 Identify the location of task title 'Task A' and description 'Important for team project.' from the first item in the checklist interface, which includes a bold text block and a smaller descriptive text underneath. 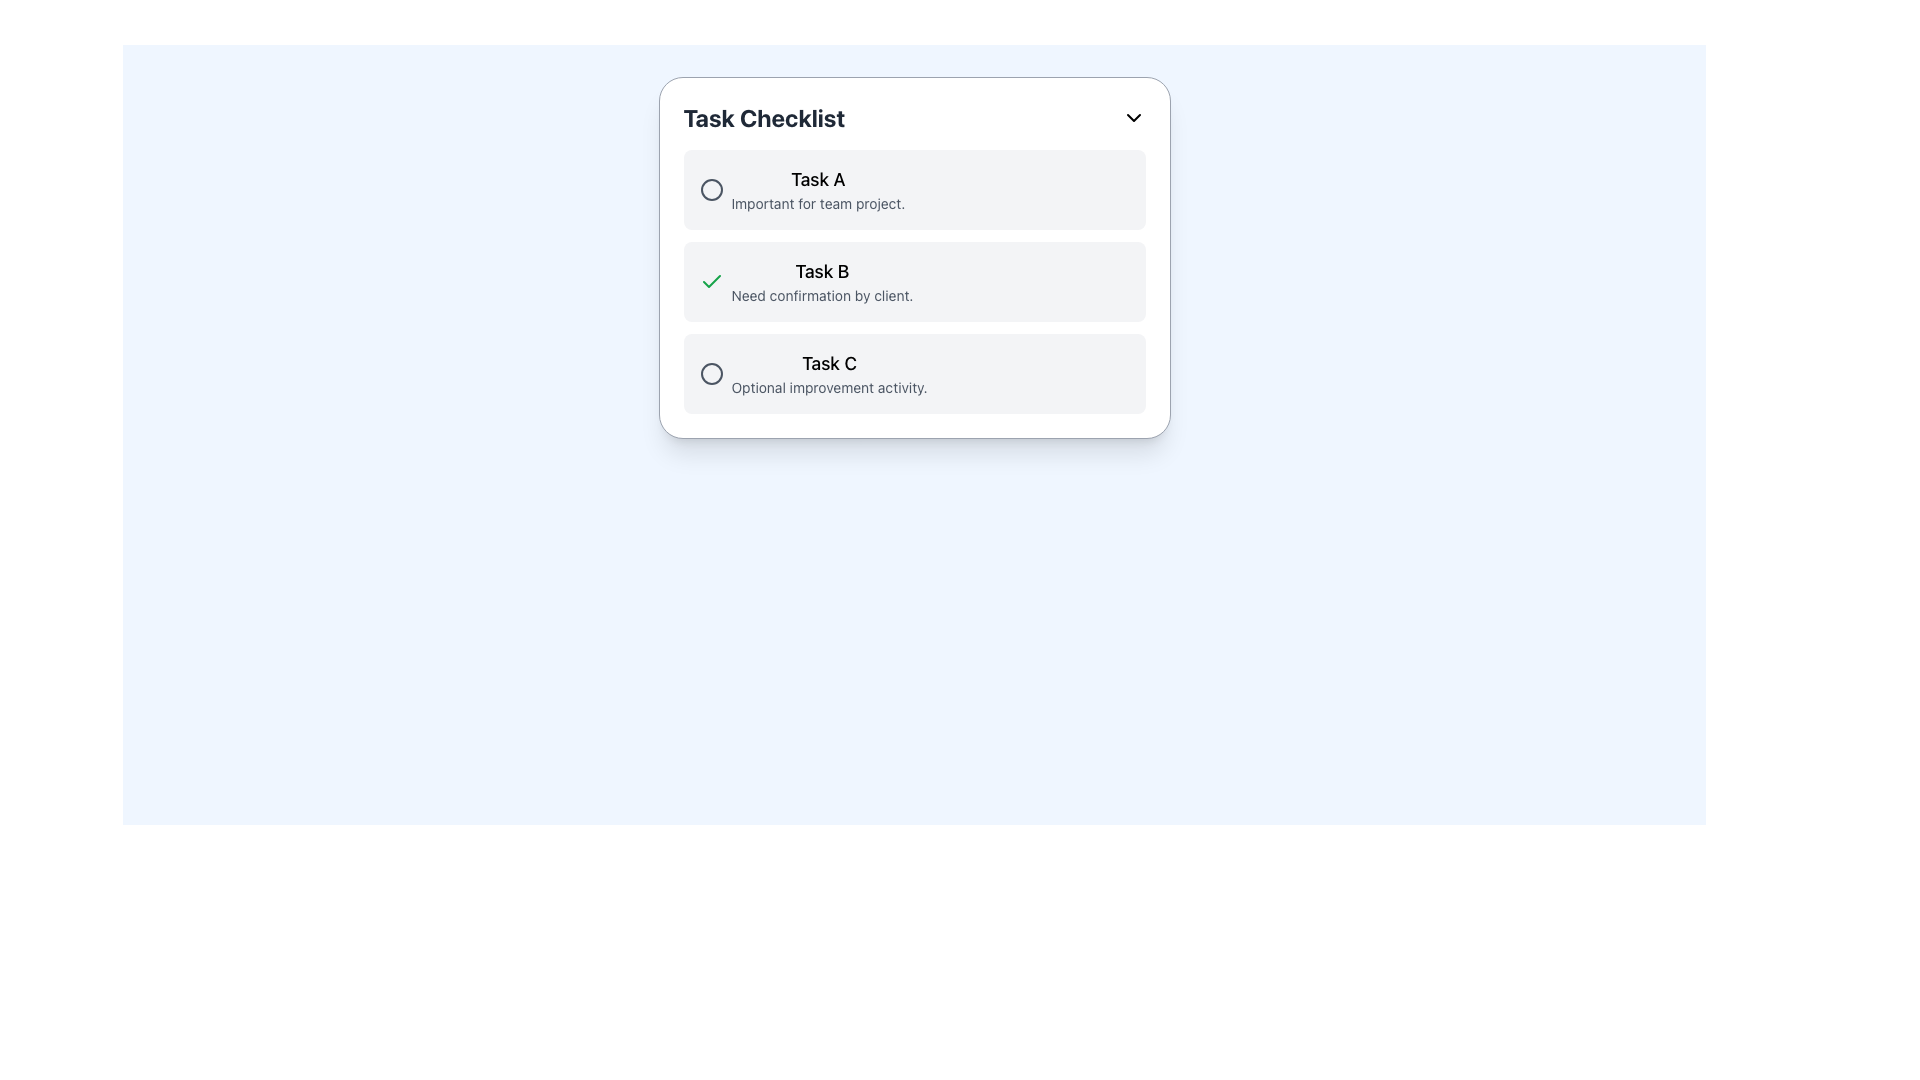
(818, 189).